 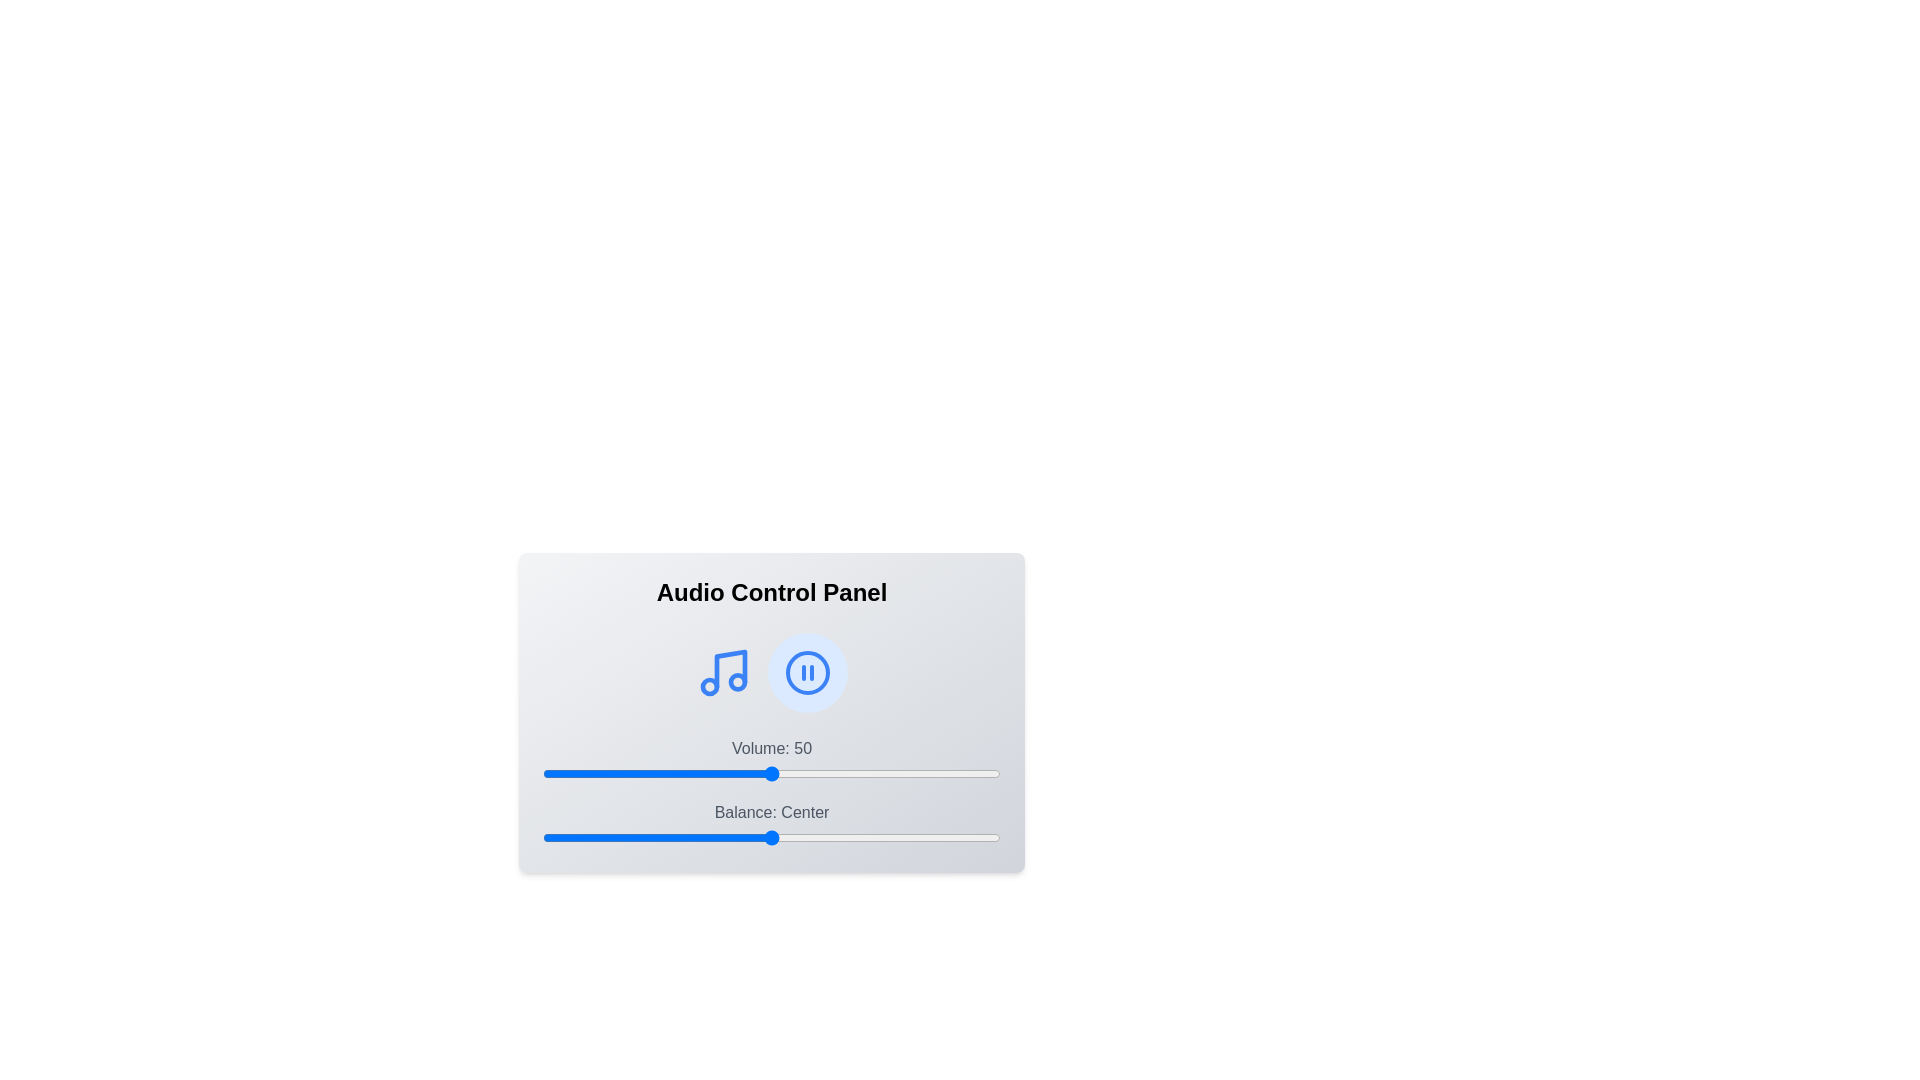 I want to click on the slider value, so click(x=859, y=773).